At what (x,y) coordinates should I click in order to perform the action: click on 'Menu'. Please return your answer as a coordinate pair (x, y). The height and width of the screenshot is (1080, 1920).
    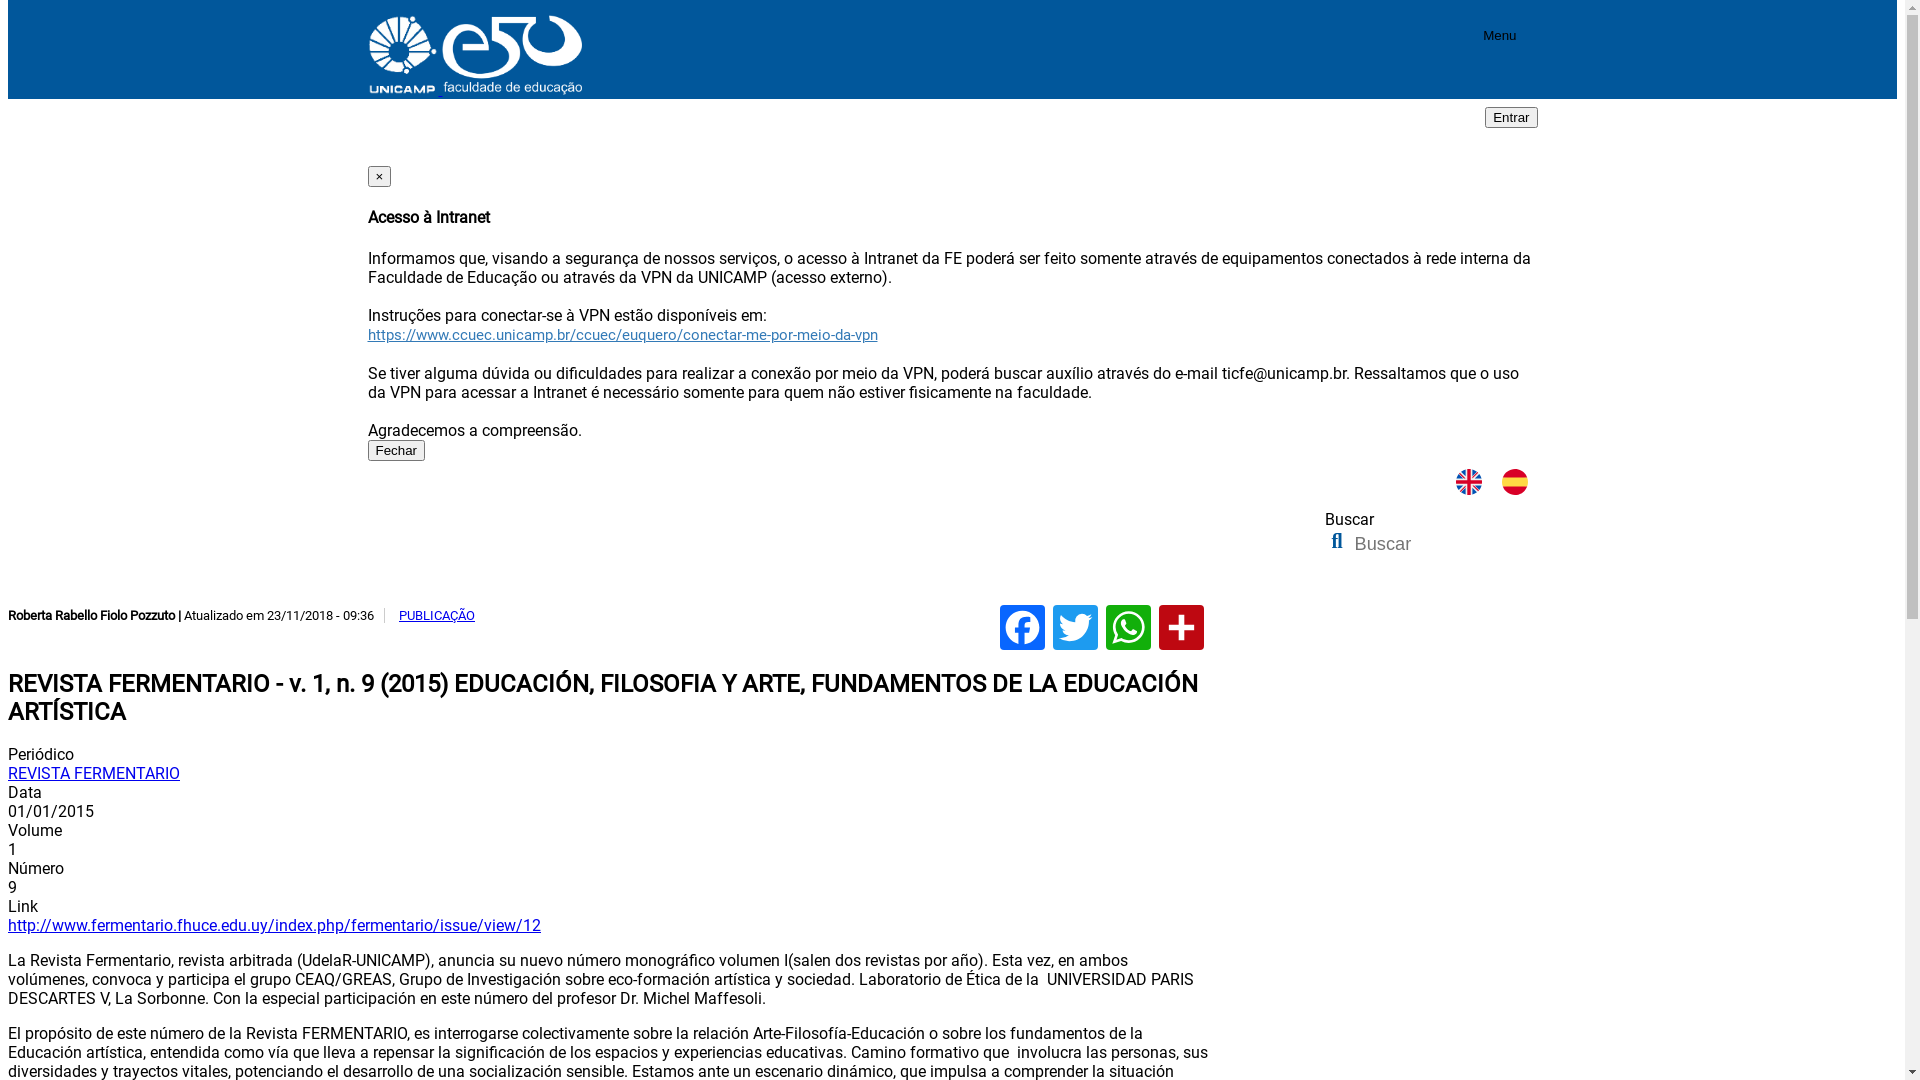
    Looking at the image, I should click on (1499, 37).